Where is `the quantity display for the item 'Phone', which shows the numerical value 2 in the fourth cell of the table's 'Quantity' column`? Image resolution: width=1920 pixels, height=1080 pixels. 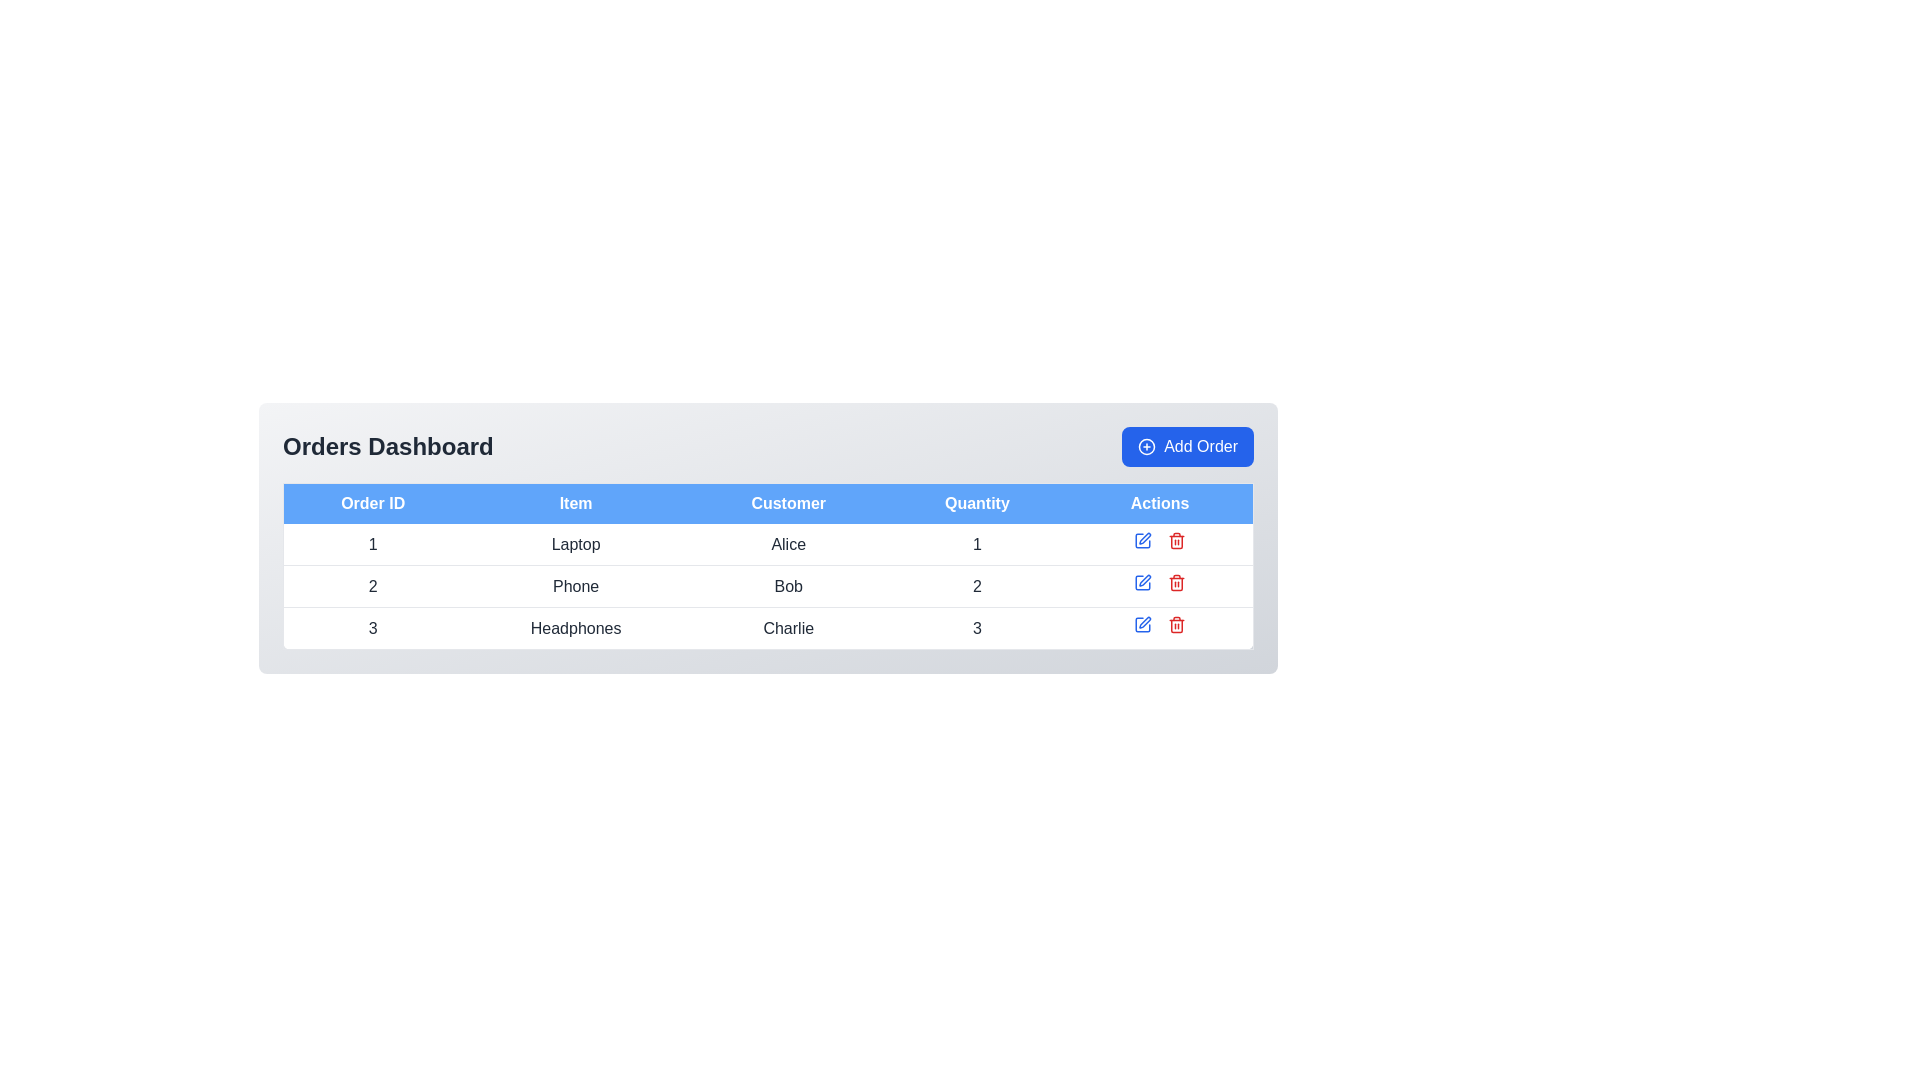 the quantity display for the item 'Phone', which shows the numerical value 2 in the fourth cell of the table's 'Quantity' column is located at coordinates (977, 585).